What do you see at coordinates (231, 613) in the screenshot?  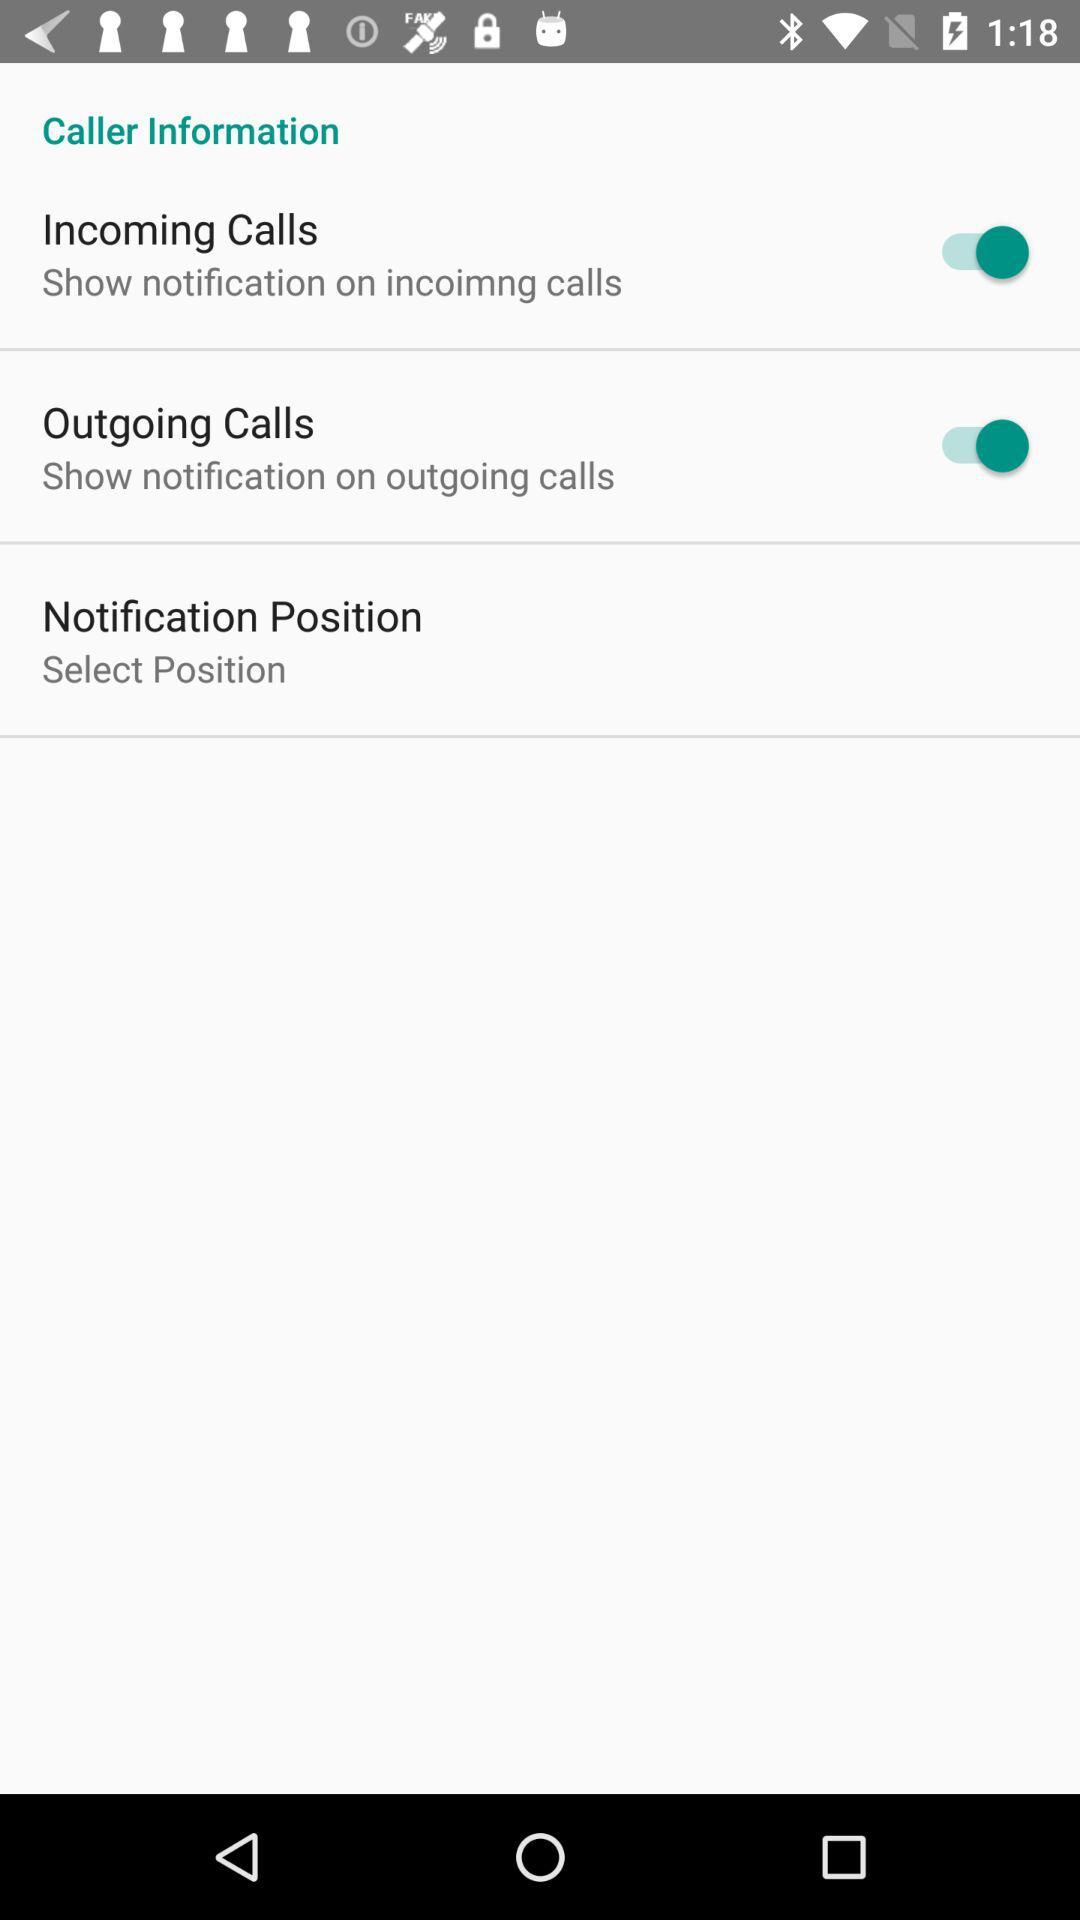 I see `icon below show notification on app` at bounding box center [231, 613].